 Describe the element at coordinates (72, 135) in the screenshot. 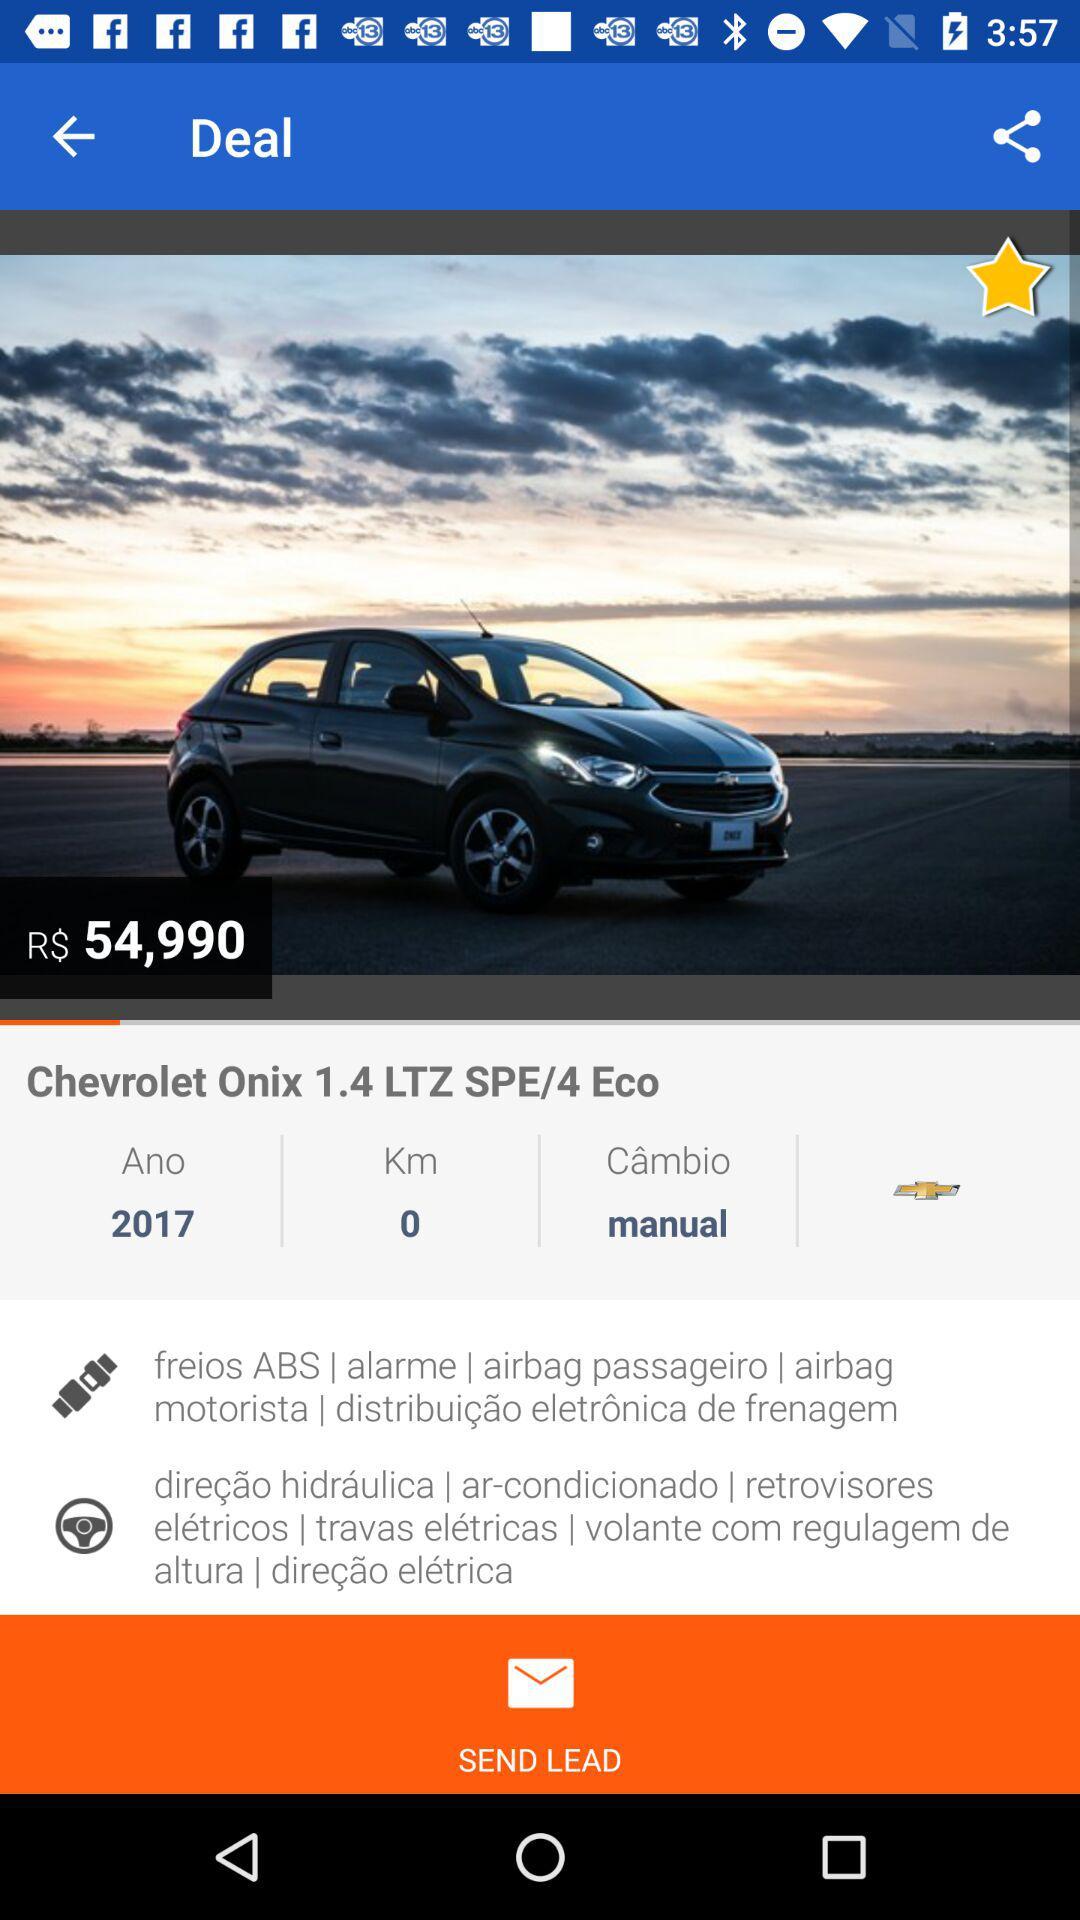

I see `item to the left of the deal icon` at that location.